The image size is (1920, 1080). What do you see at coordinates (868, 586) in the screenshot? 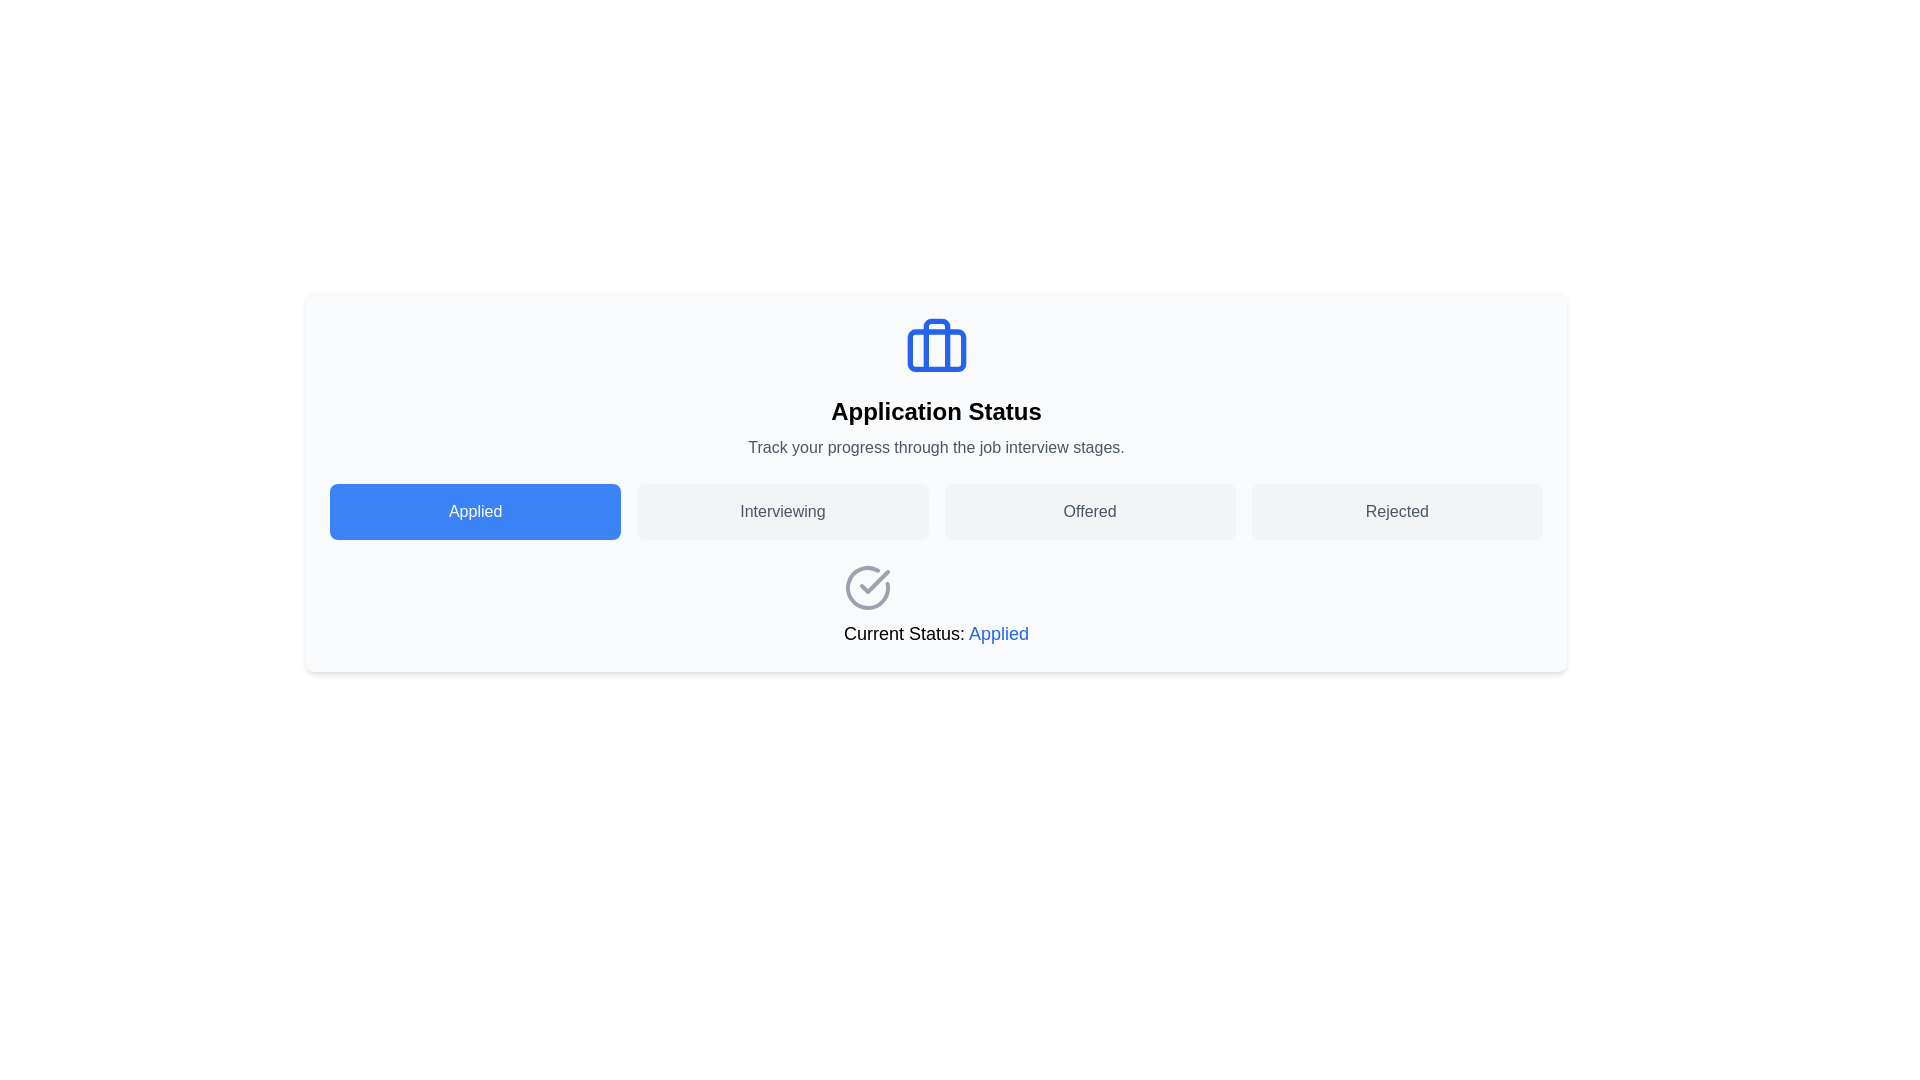
I see `the circular icon containing a checkmark, which has a gray border and transparent background, located near the status text 'Applied' in the section labeled 'Current Status: Applied'` at bounding box center [868, 586].